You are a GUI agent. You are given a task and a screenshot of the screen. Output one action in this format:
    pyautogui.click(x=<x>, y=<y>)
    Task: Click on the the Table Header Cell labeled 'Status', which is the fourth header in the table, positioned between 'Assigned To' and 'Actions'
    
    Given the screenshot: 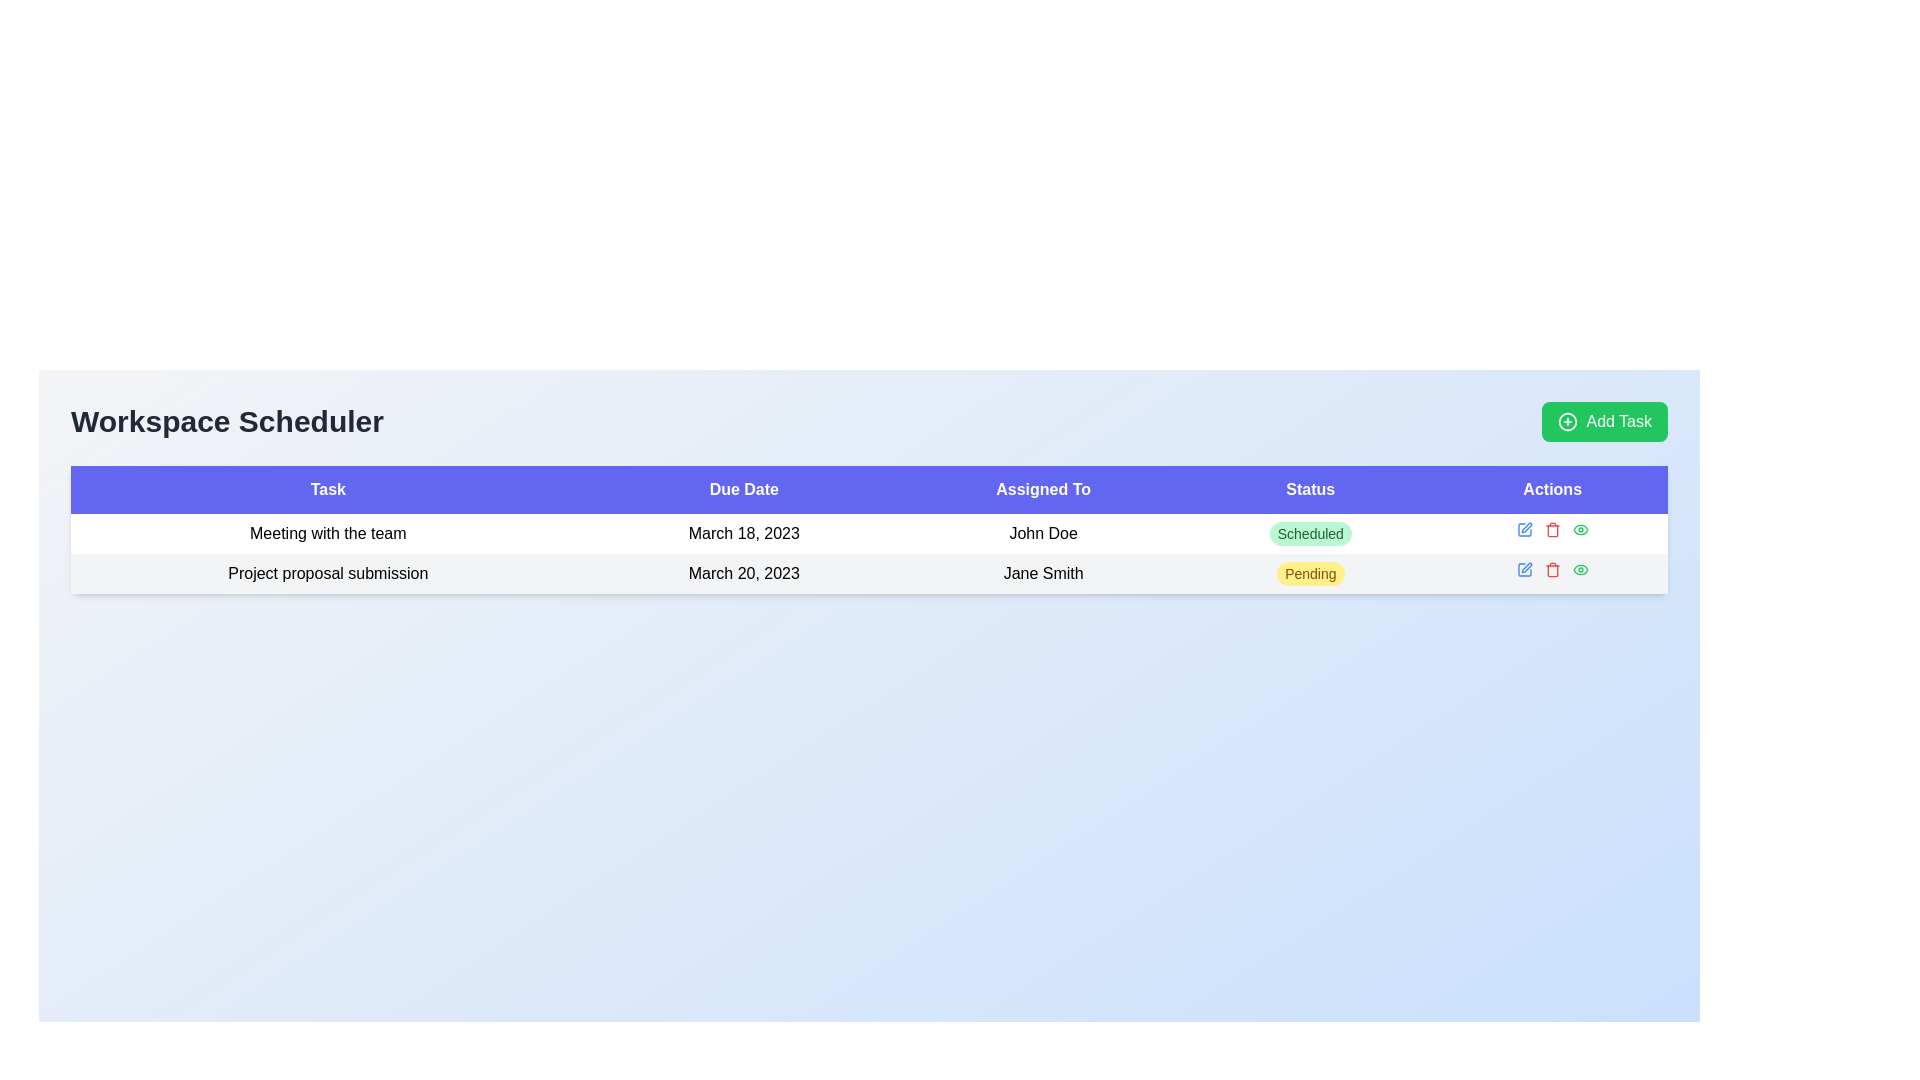 What is the action you would take?
    pyautogui.click(x=1310, y=489)
    